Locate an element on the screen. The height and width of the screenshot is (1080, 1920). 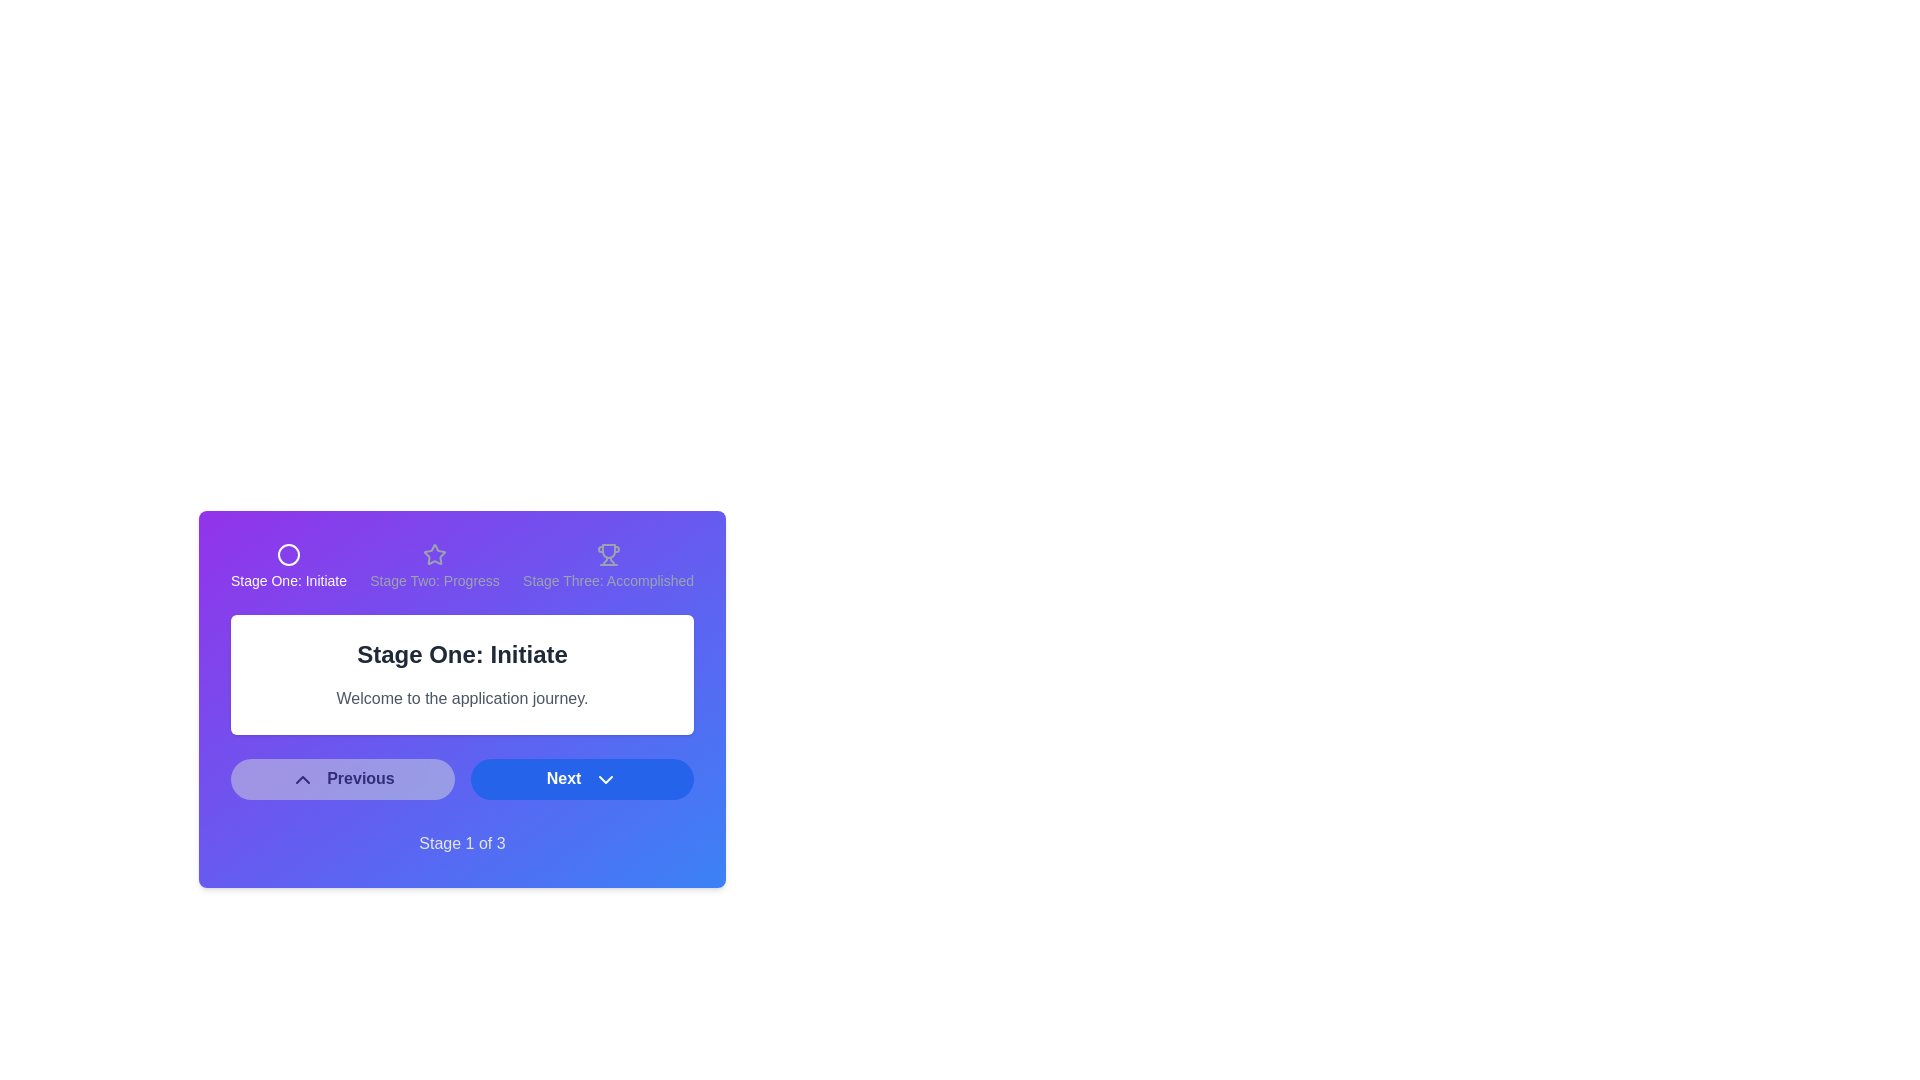
the circular icon with an outlined border, which is part of the progress indicator labeled 'Stage One: Initiate.' is located at coordinates (287, 555).